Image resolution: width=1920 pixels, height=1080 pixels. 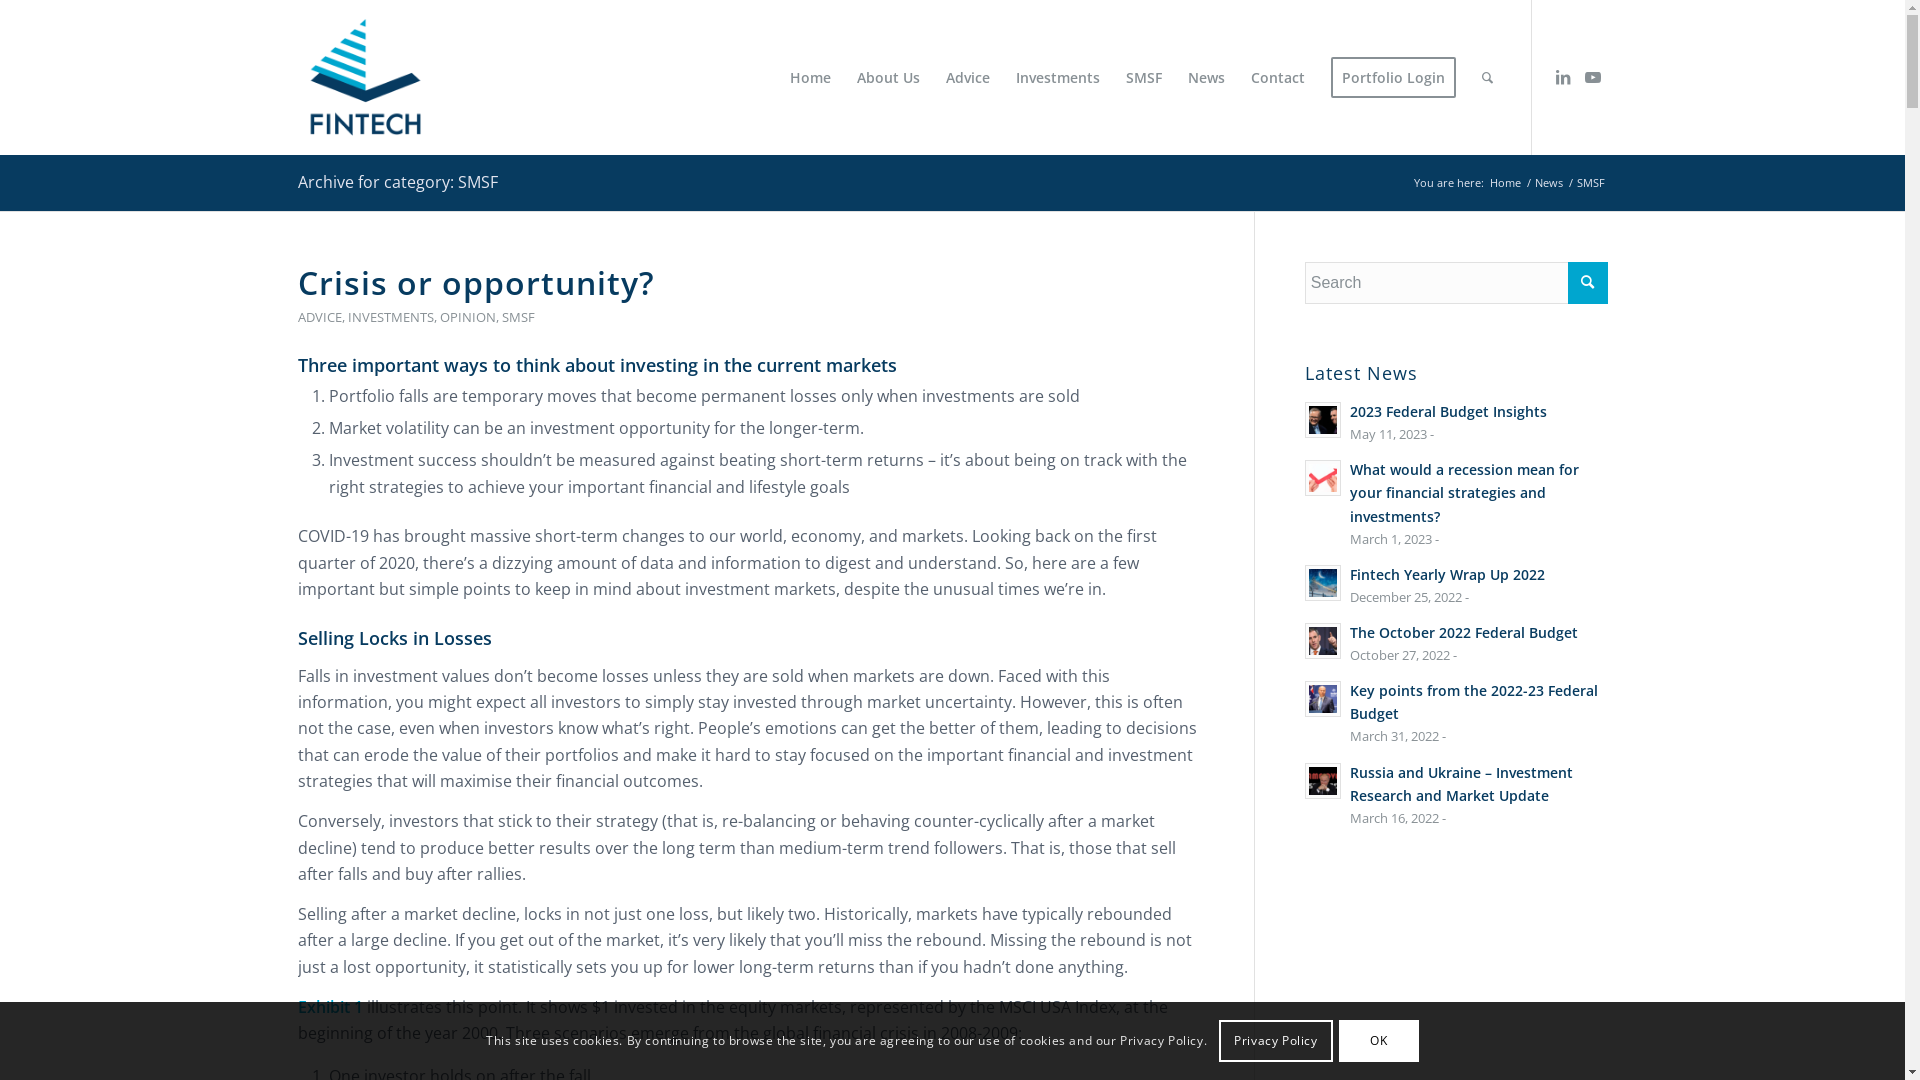 What do you see at coordinates (398, 181) in the screenshot?
I see `'Archive for category: SMSF'` at bounding box center [398, 181].